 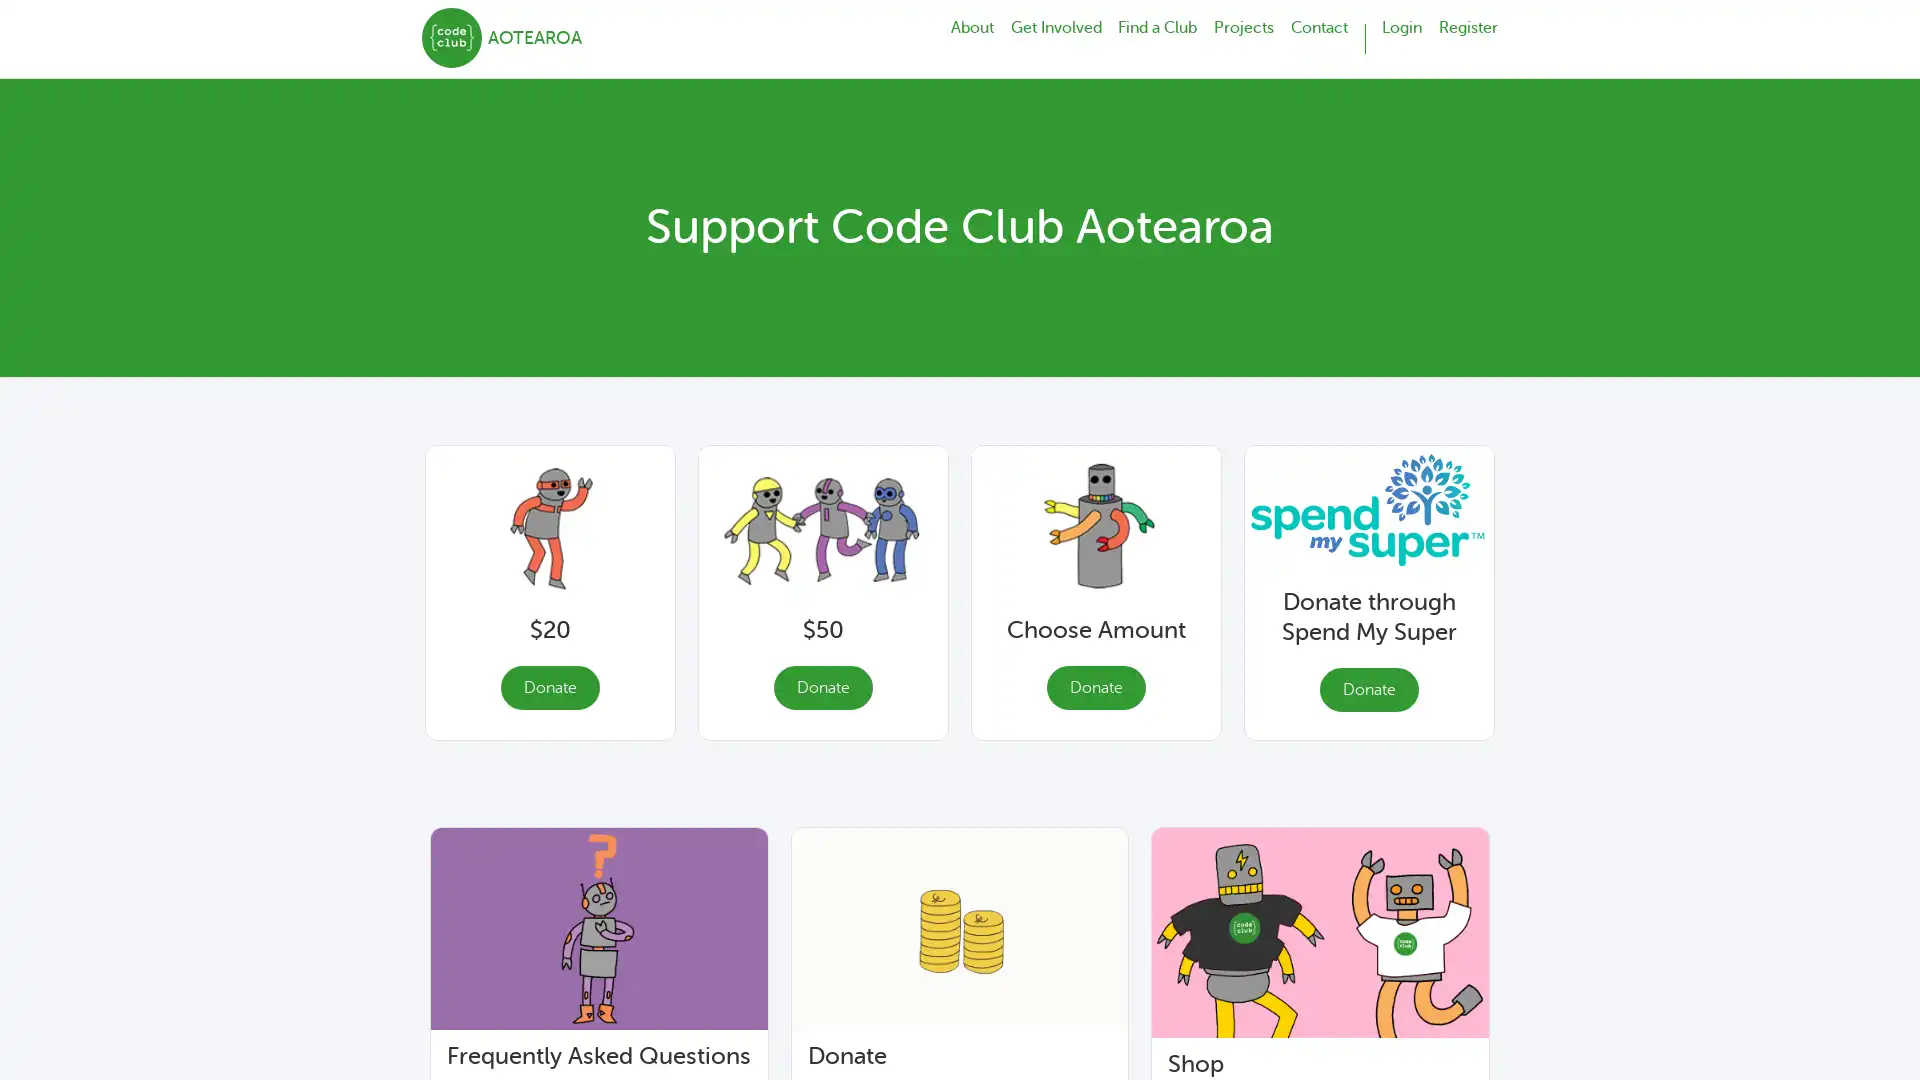 I want to click on Donate, so click(x=1095, y=686).